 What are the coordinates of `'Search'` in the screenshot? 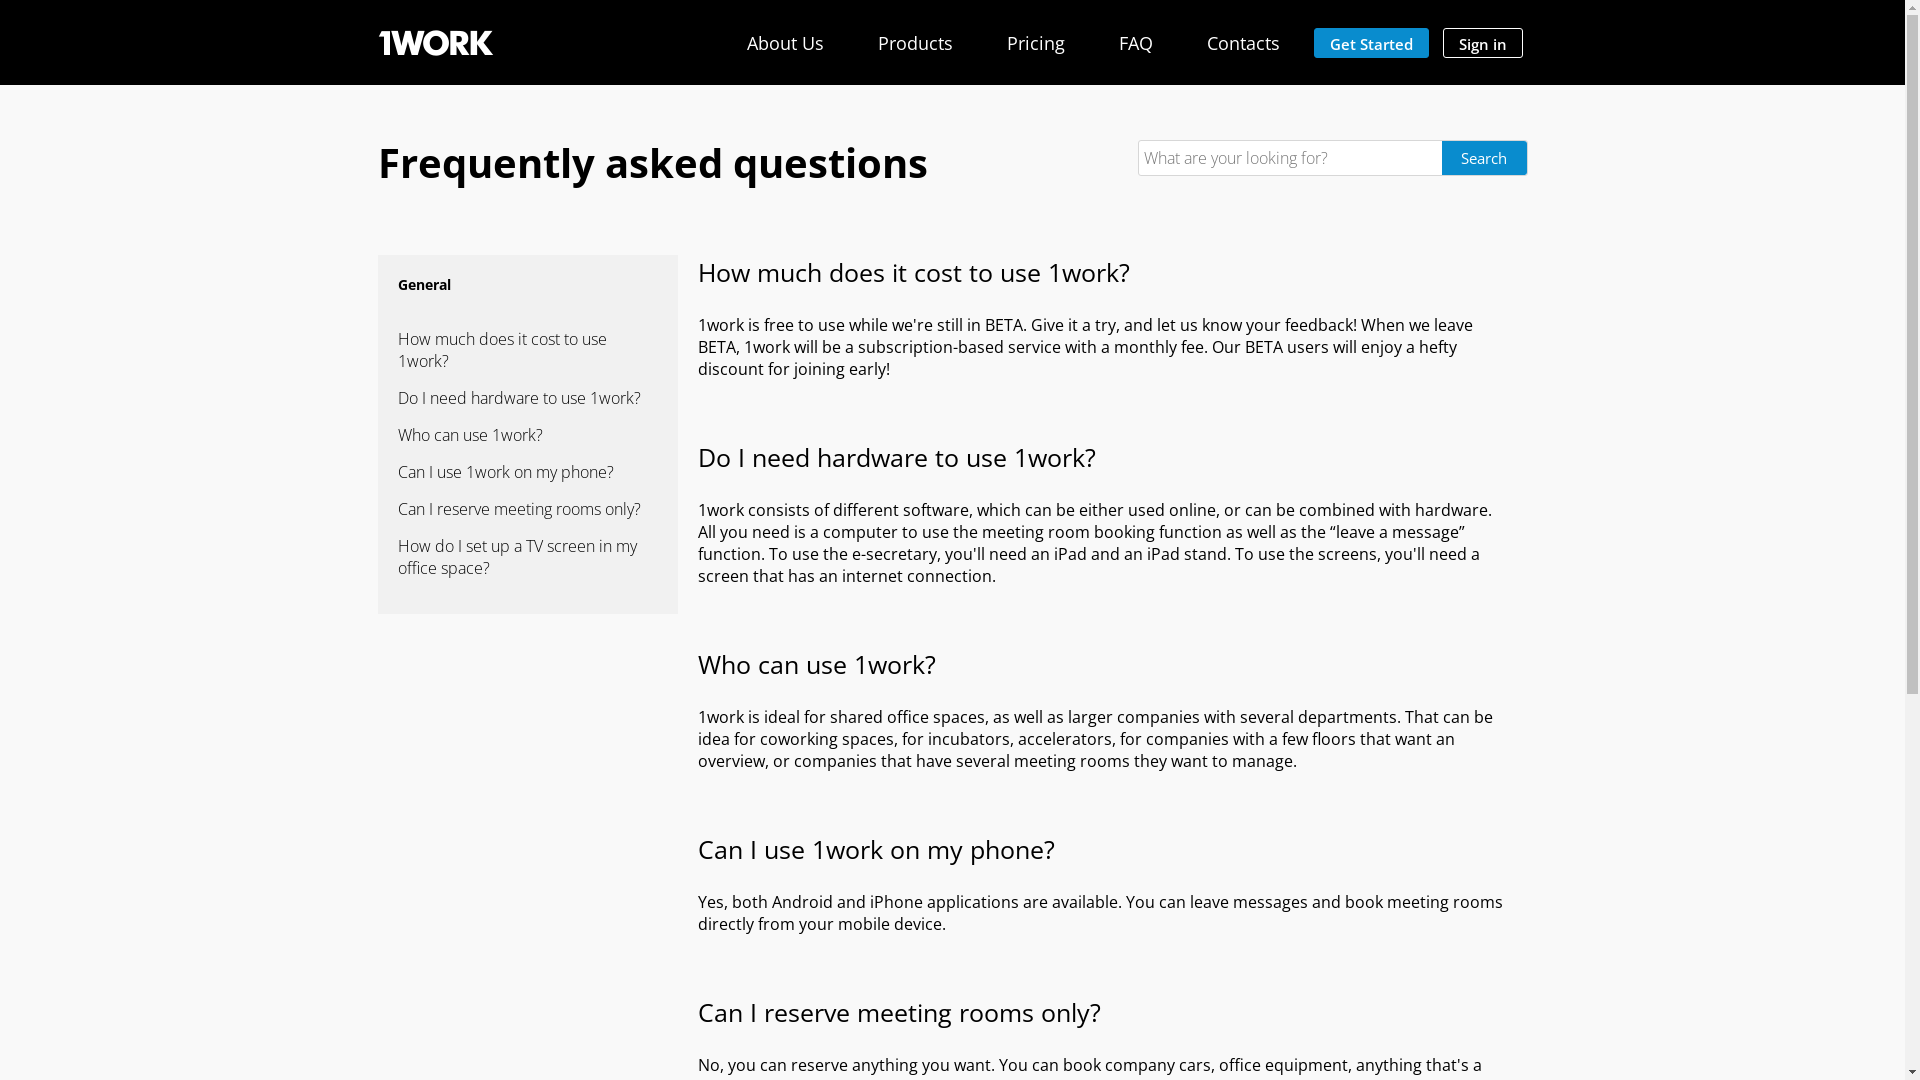 It's located at (1484, 157).